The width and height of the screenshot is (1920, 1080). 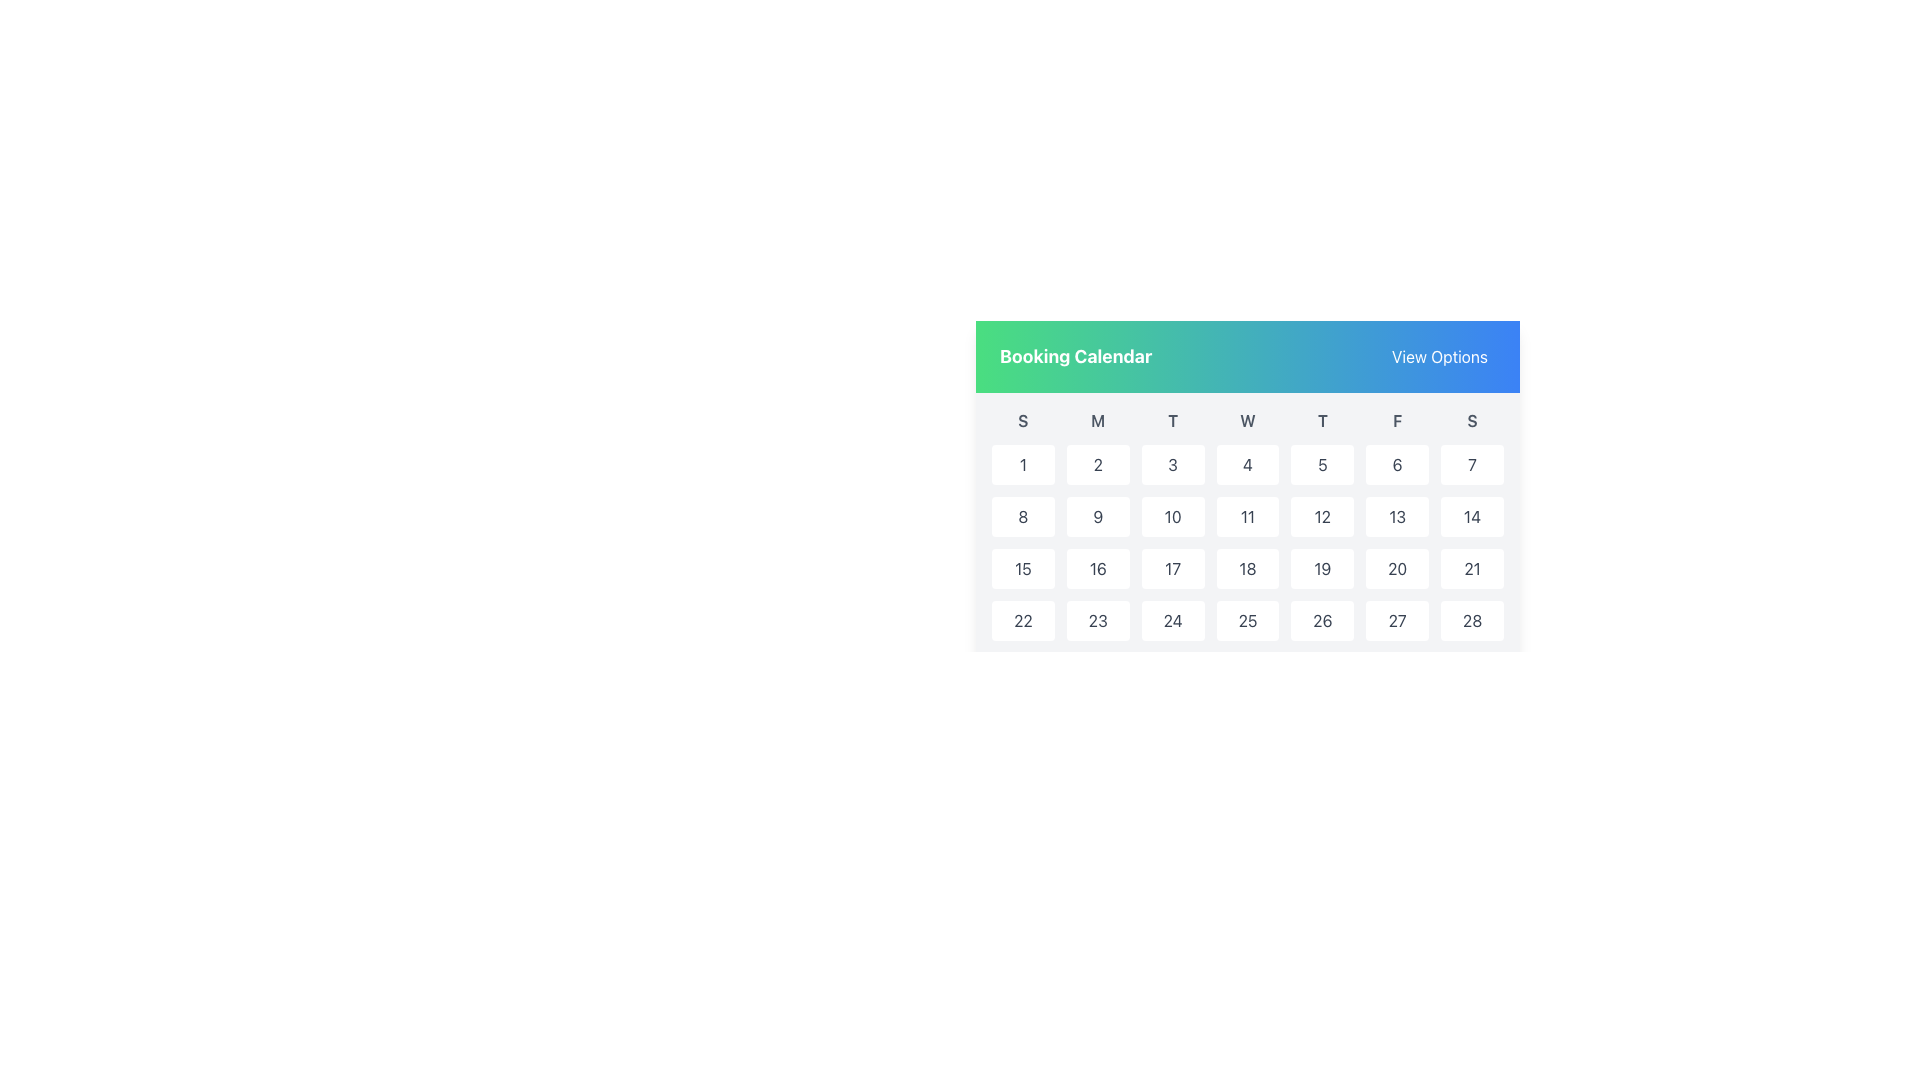 I want to click on the text label representing the 25th day of the month in the calendar grid, so click(x=1247, y=620).